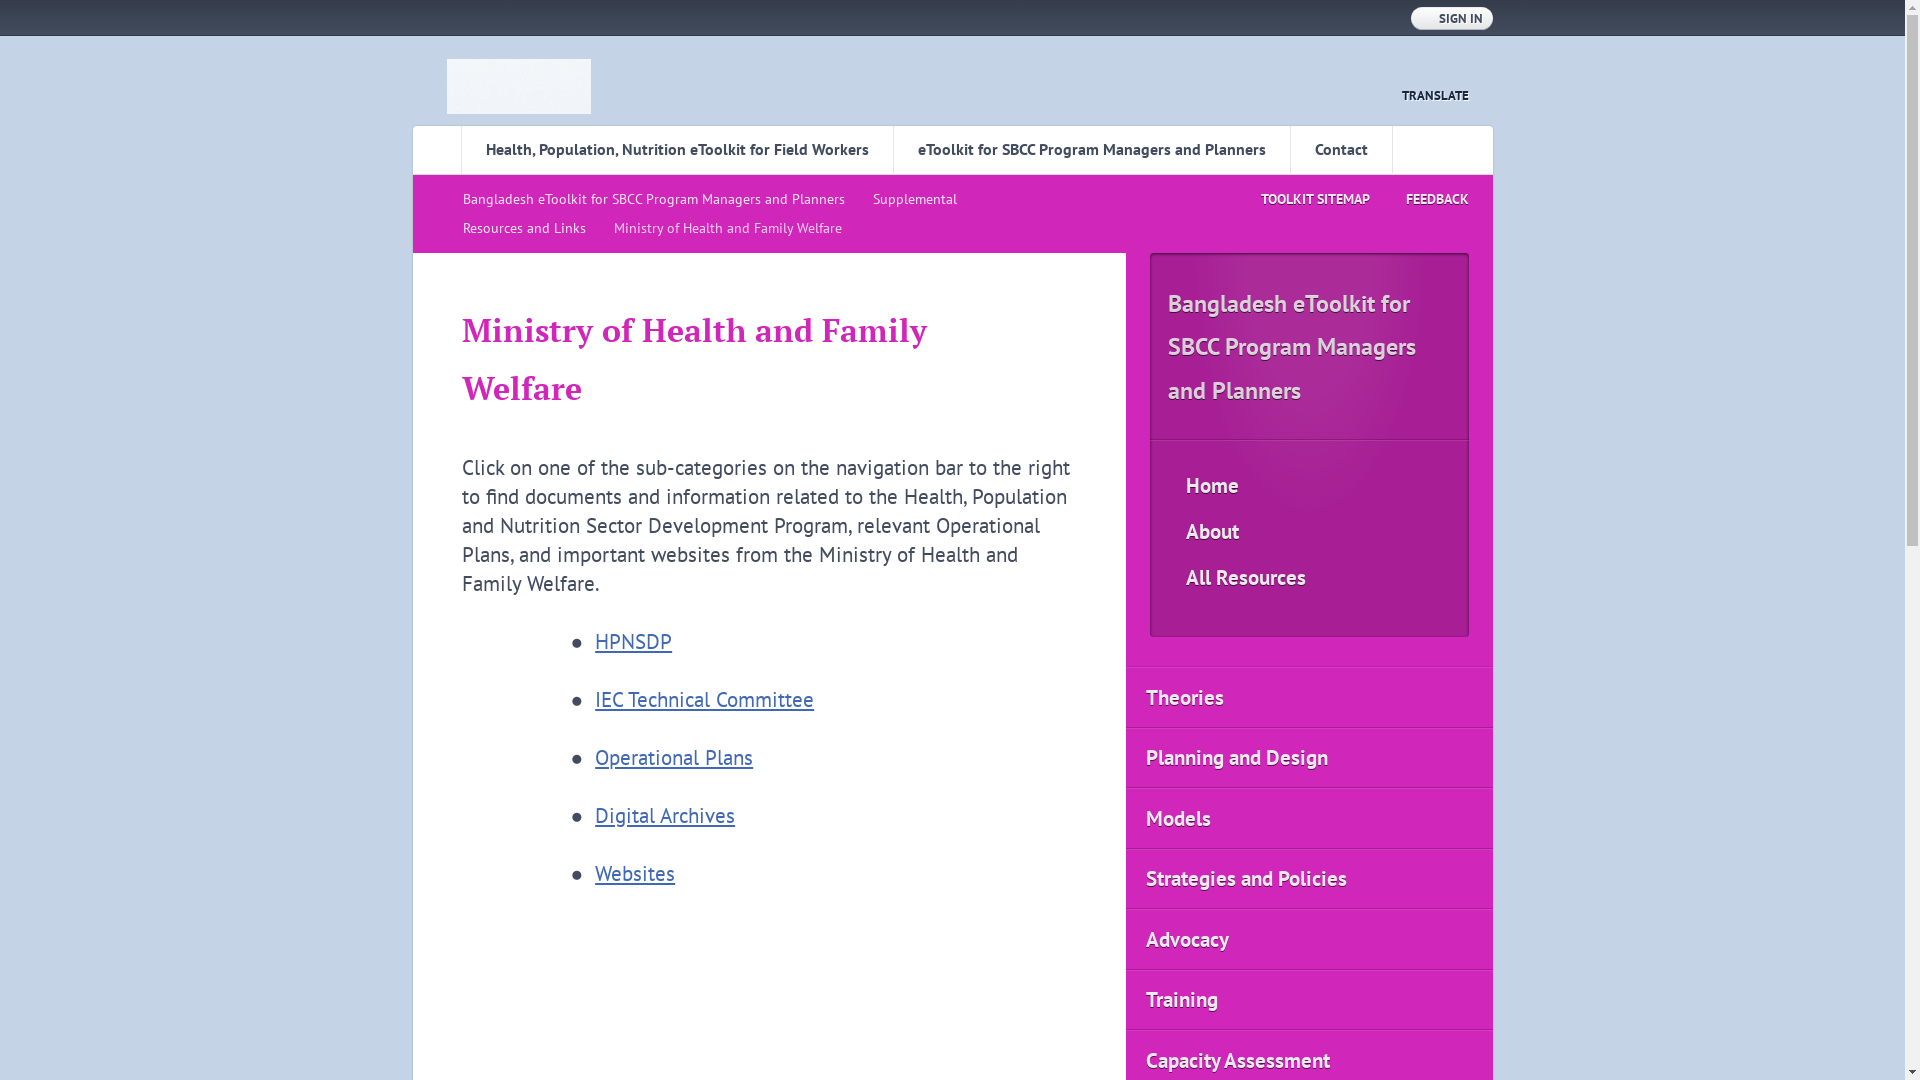 This screenshot has width=1920, height=1080. I want to click on 'FEEDBACK', so click(1418, 199).